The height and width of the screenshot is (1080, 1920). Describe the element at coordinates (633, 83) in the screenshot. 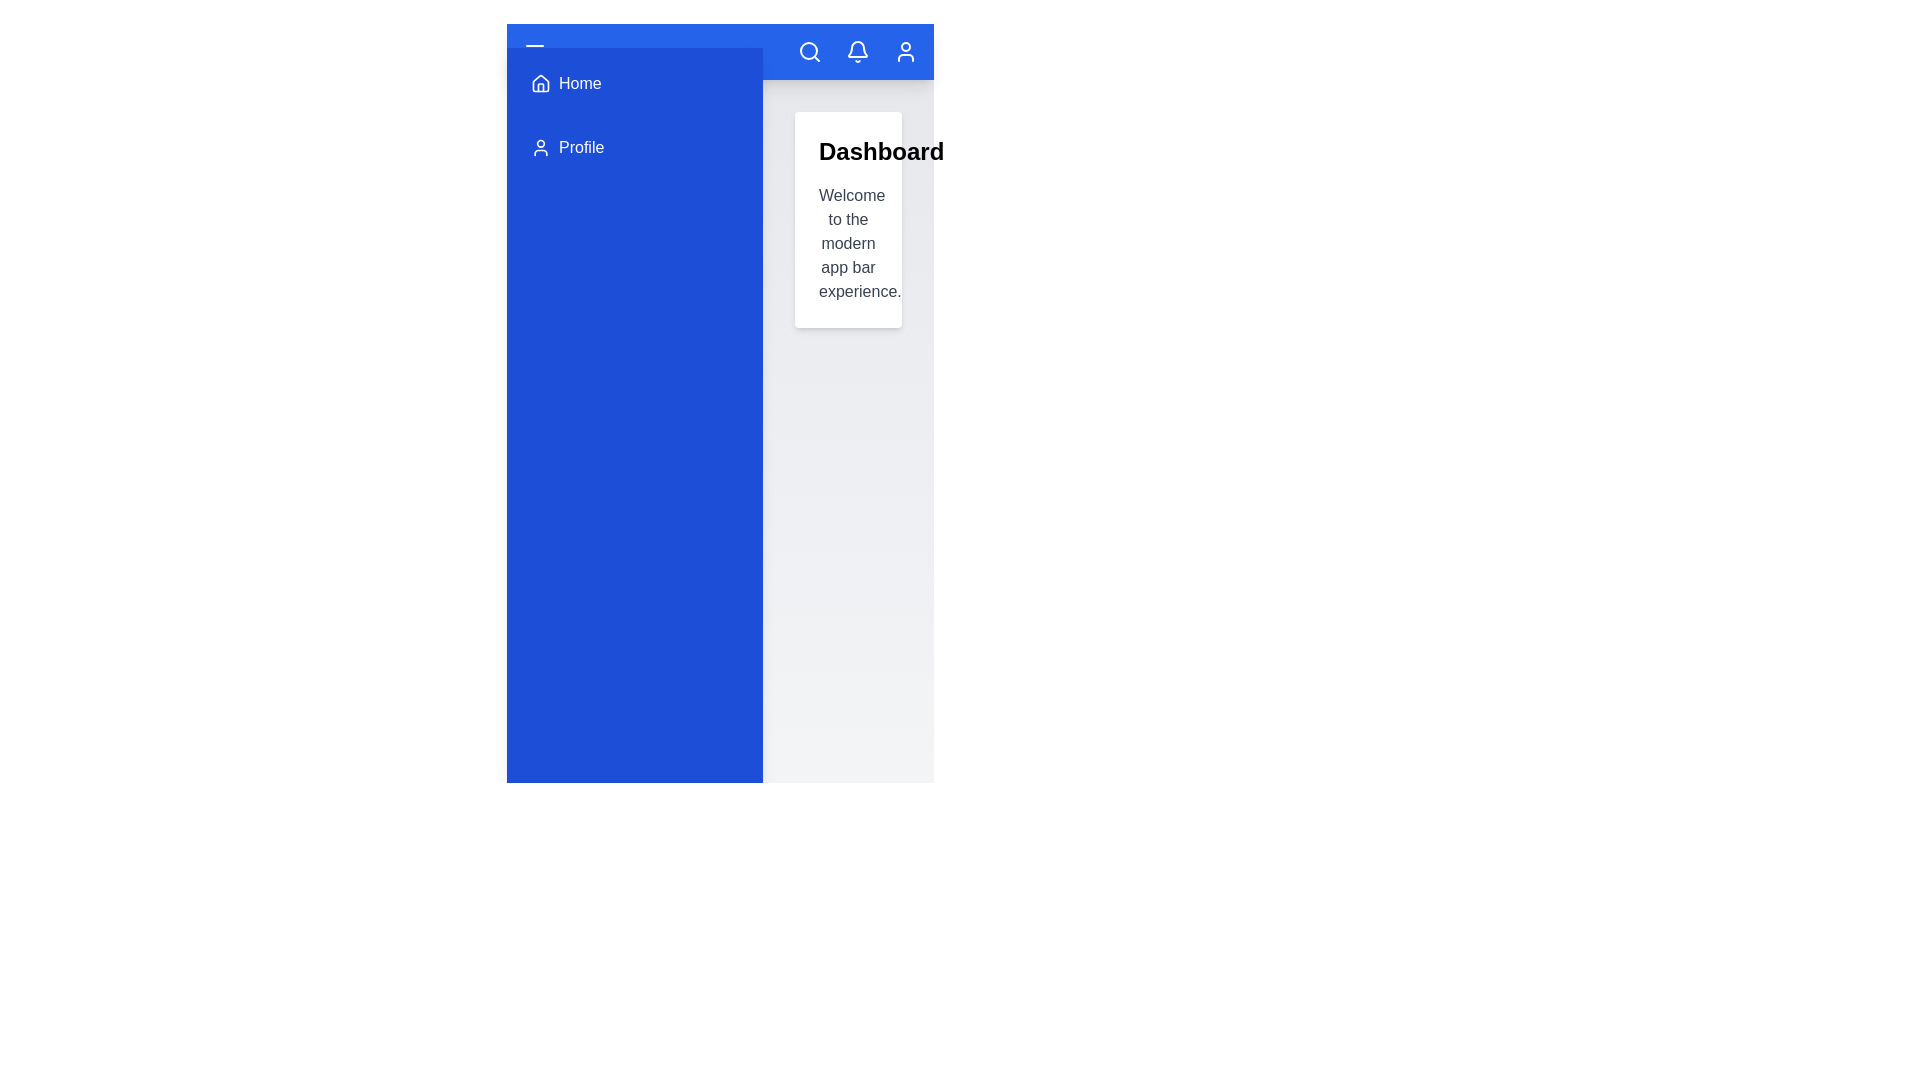

I see `the 'Home' menu item` at that location.